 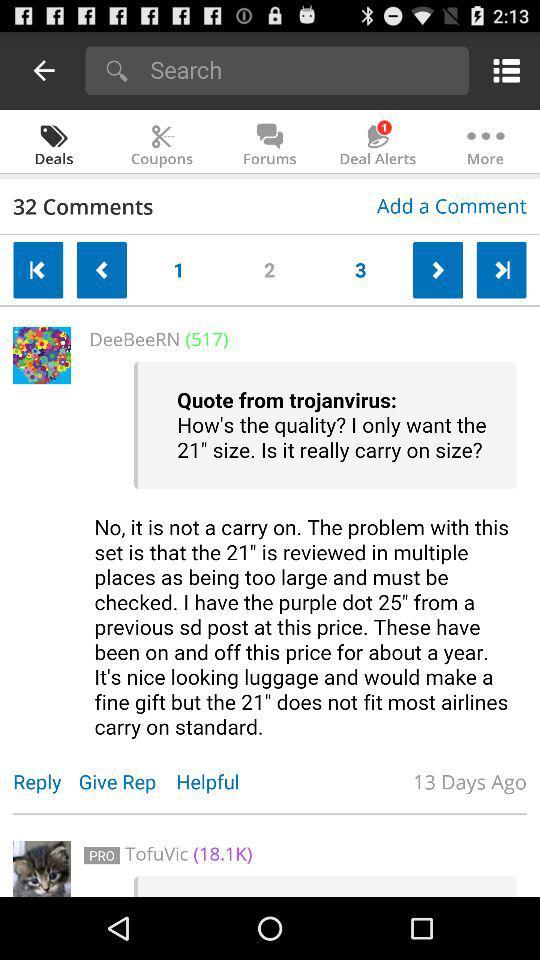 I want to click on item to the right of give rep, so click(x=217, y=781).